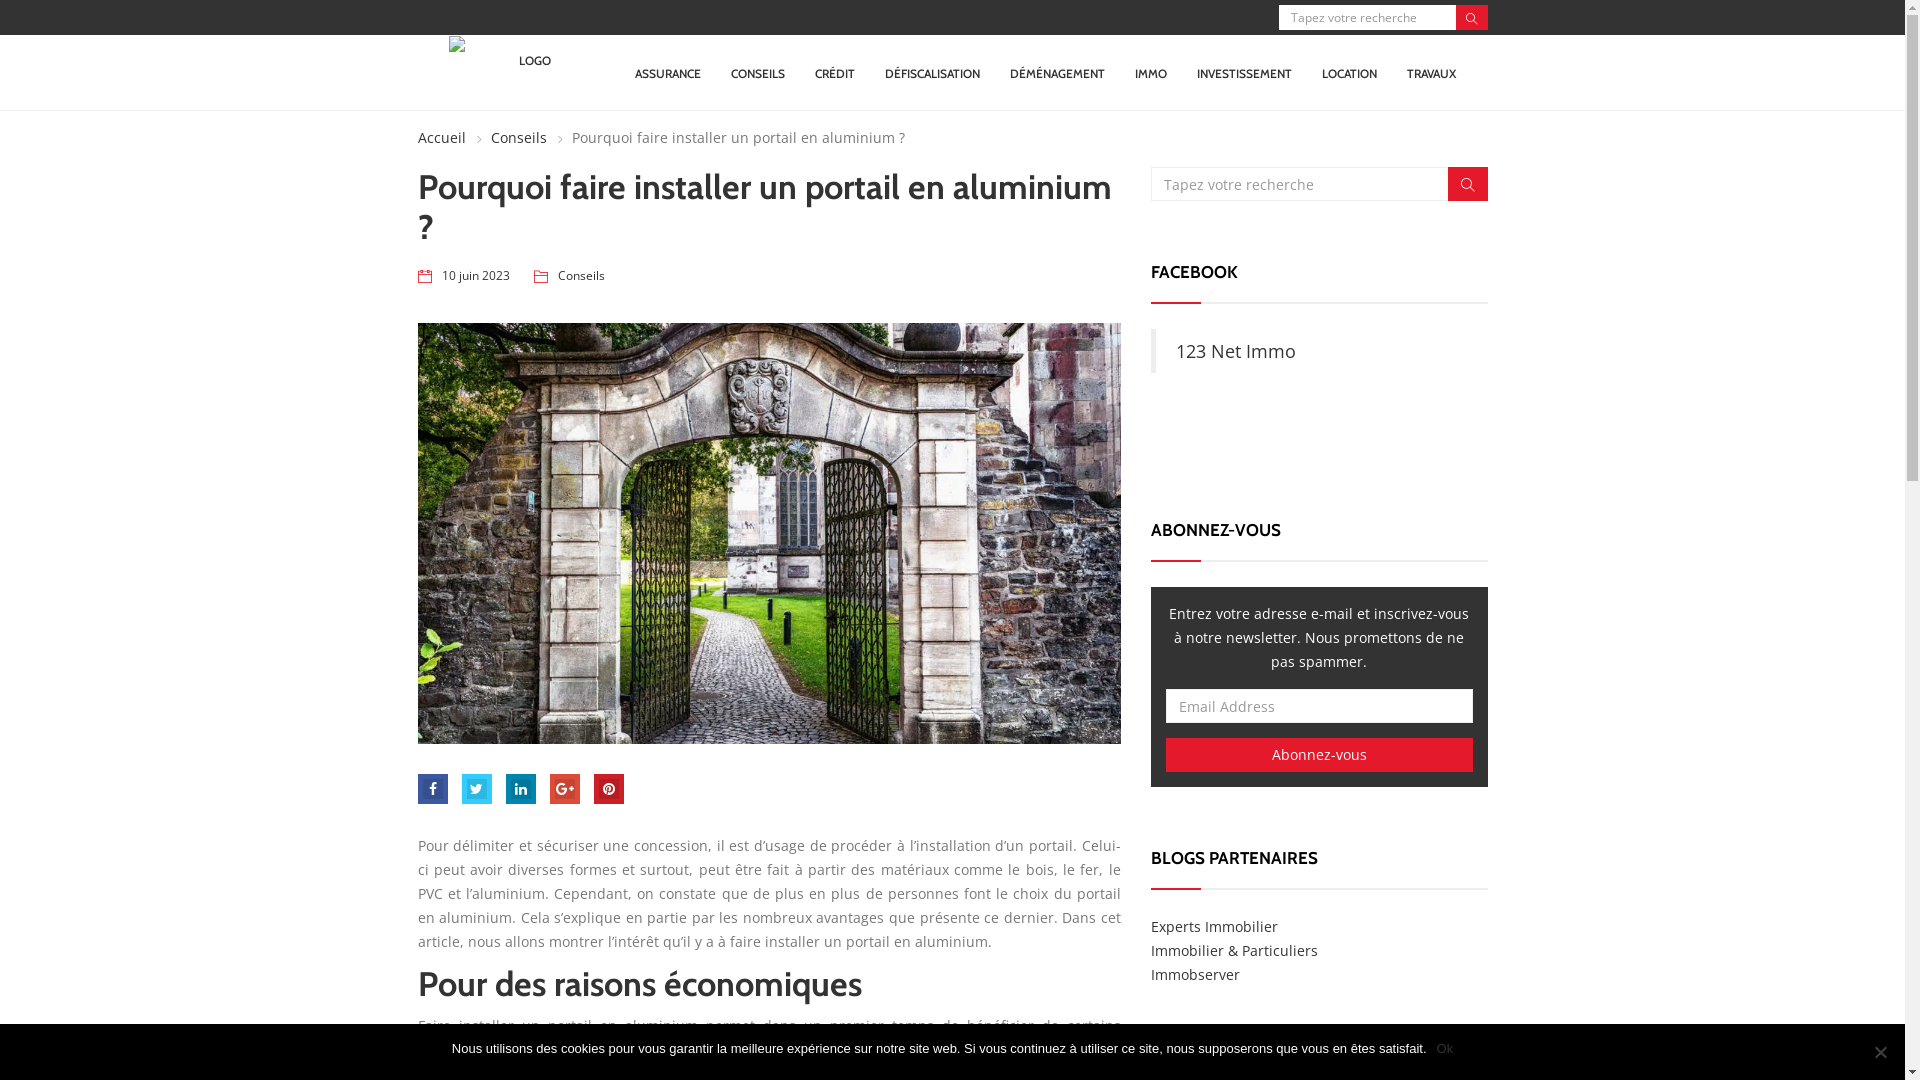 Image resolution: width=1920 pixels, height=1080 pixels. What do you see at coordinates (1235, 350) in the screenshot?
I see `'123 Net Immo'` at bounding box center [1235, 350].